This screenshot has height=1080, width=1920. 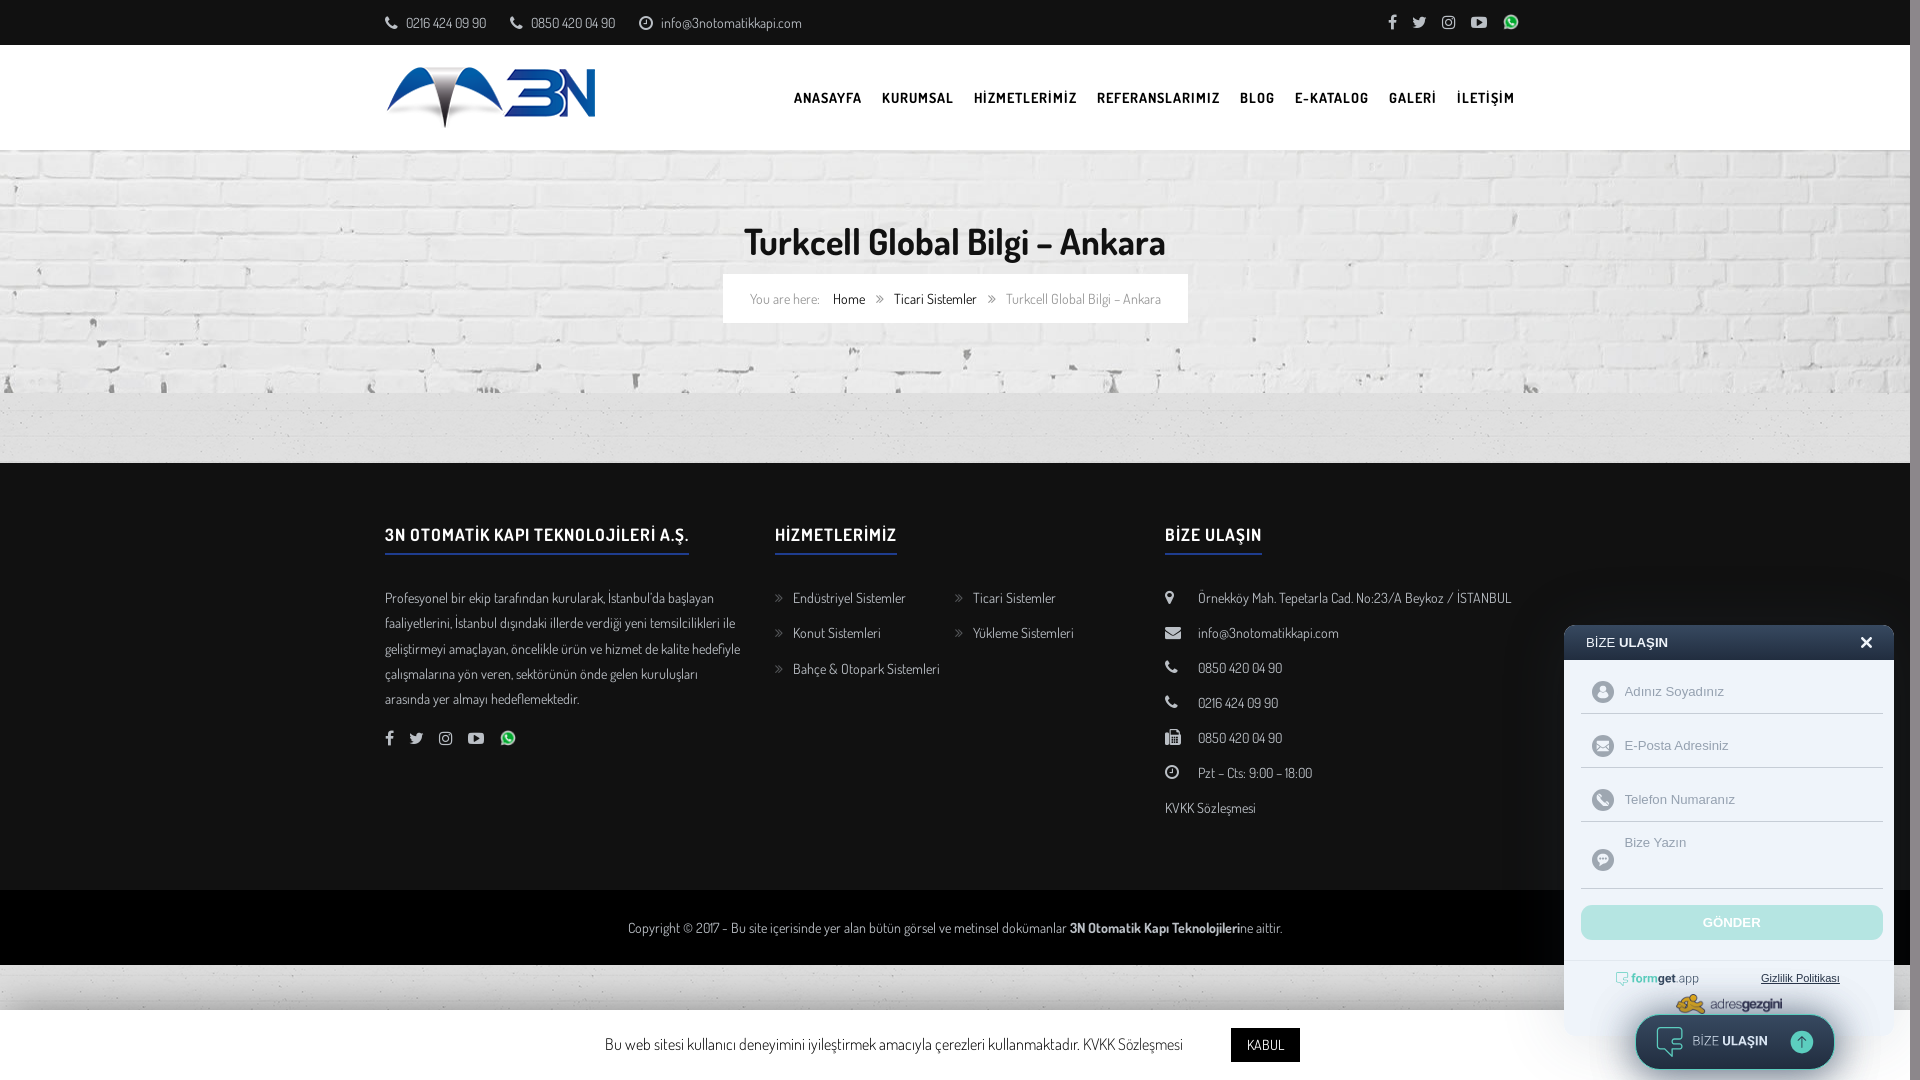 What do you see at coordinates (1025, 97) in the screenshot?
I see `'HIZMETLERIMIZ'` at bounding box center [1025, 97].